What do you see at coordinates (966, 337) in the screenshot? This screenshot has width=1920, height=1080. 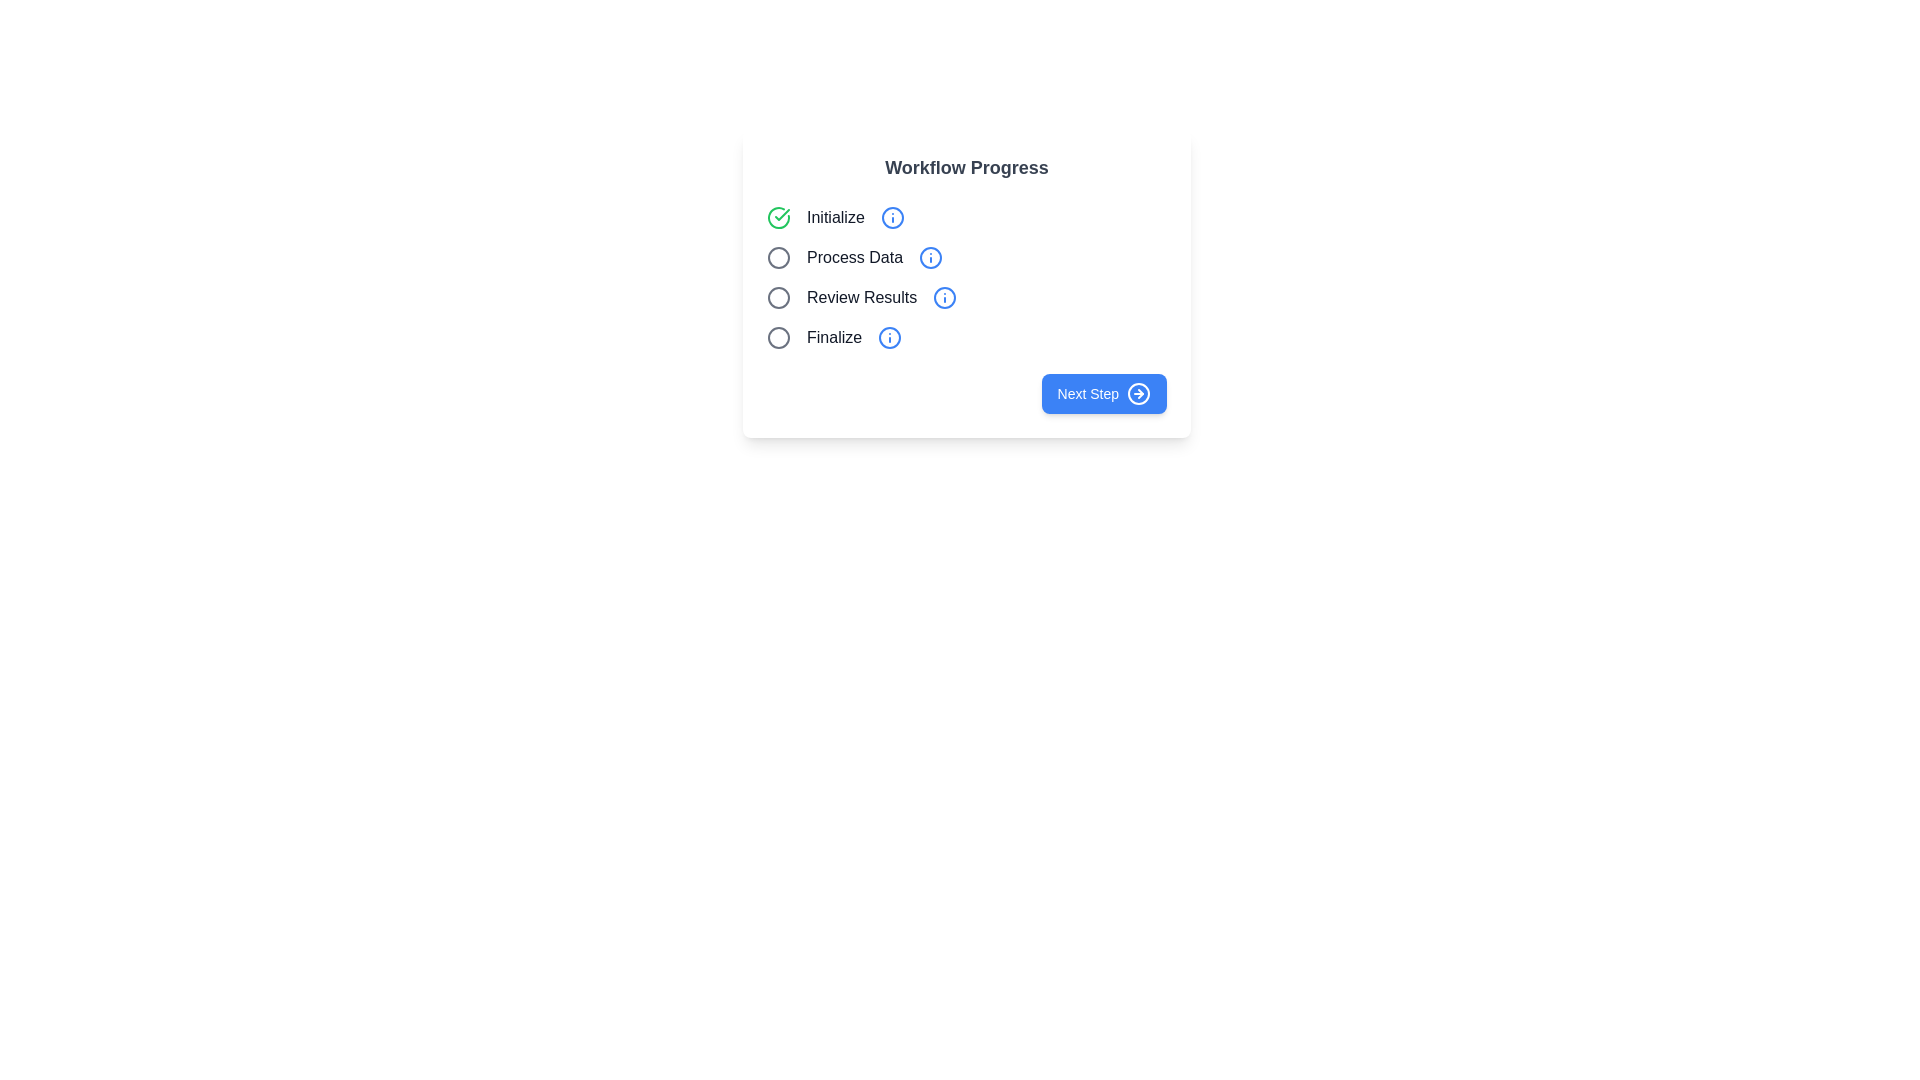 I see `the 'Finalize' list item in the workflow visualization, which is the fourth item in the list, located centrally on the page` at bounding box center [966, 337].